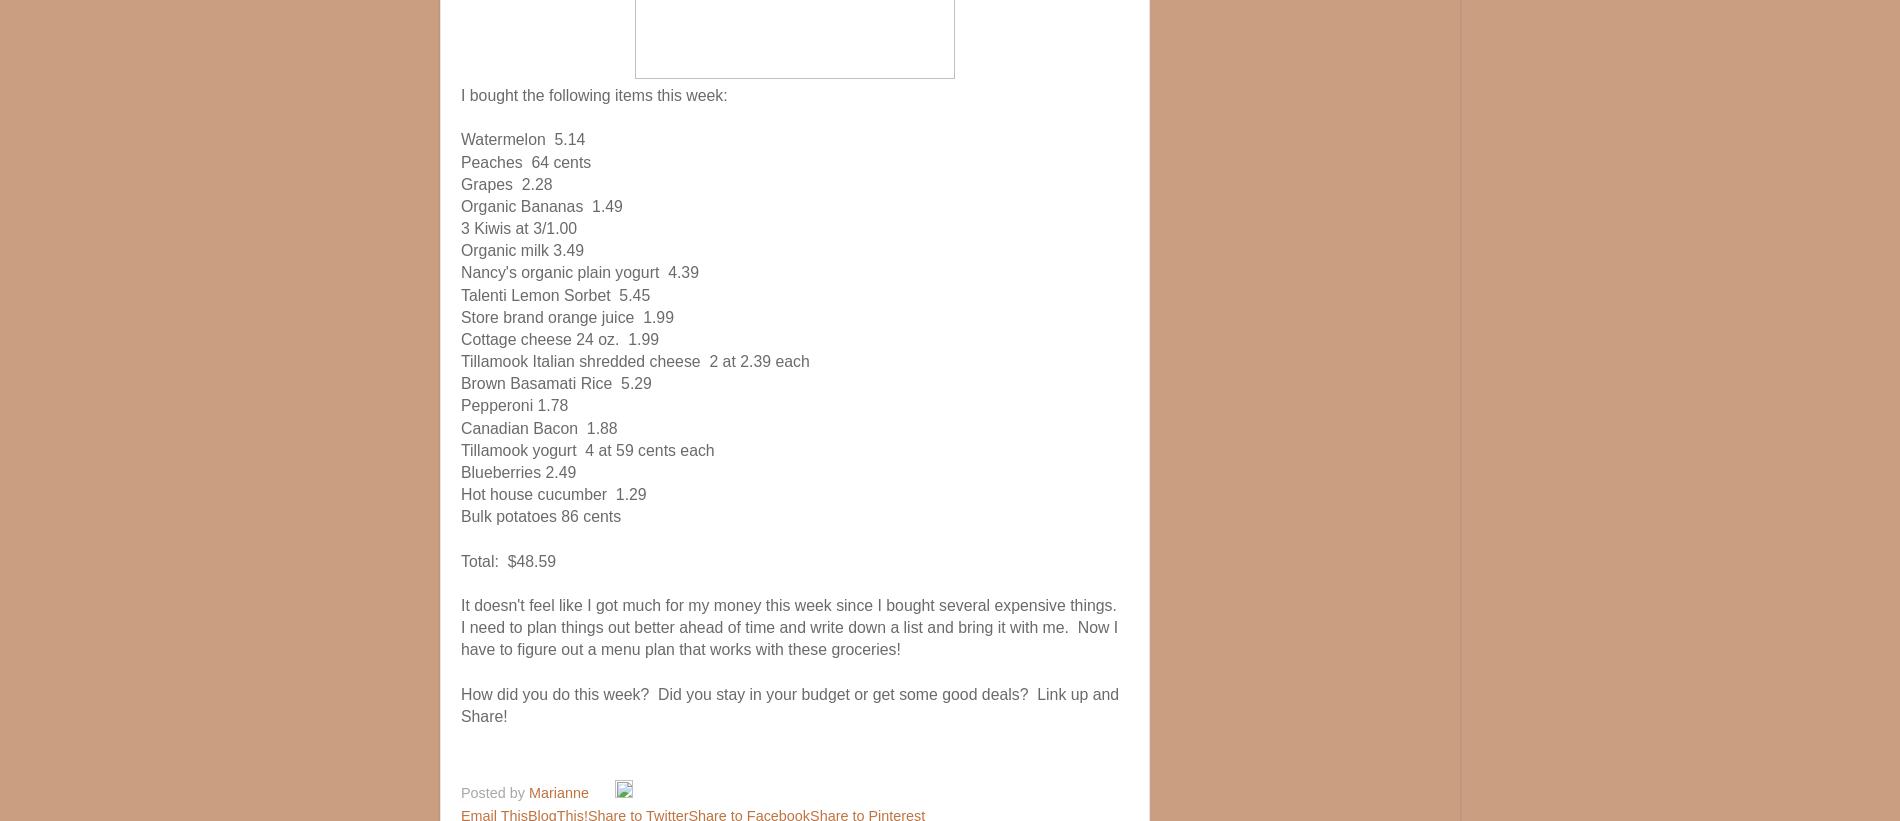 This screenshot has width=1900, height=821. What do you see at coordinates (494, 792) in the screenshot?
I see `'Posted by'` at bounding box center [494, 792].